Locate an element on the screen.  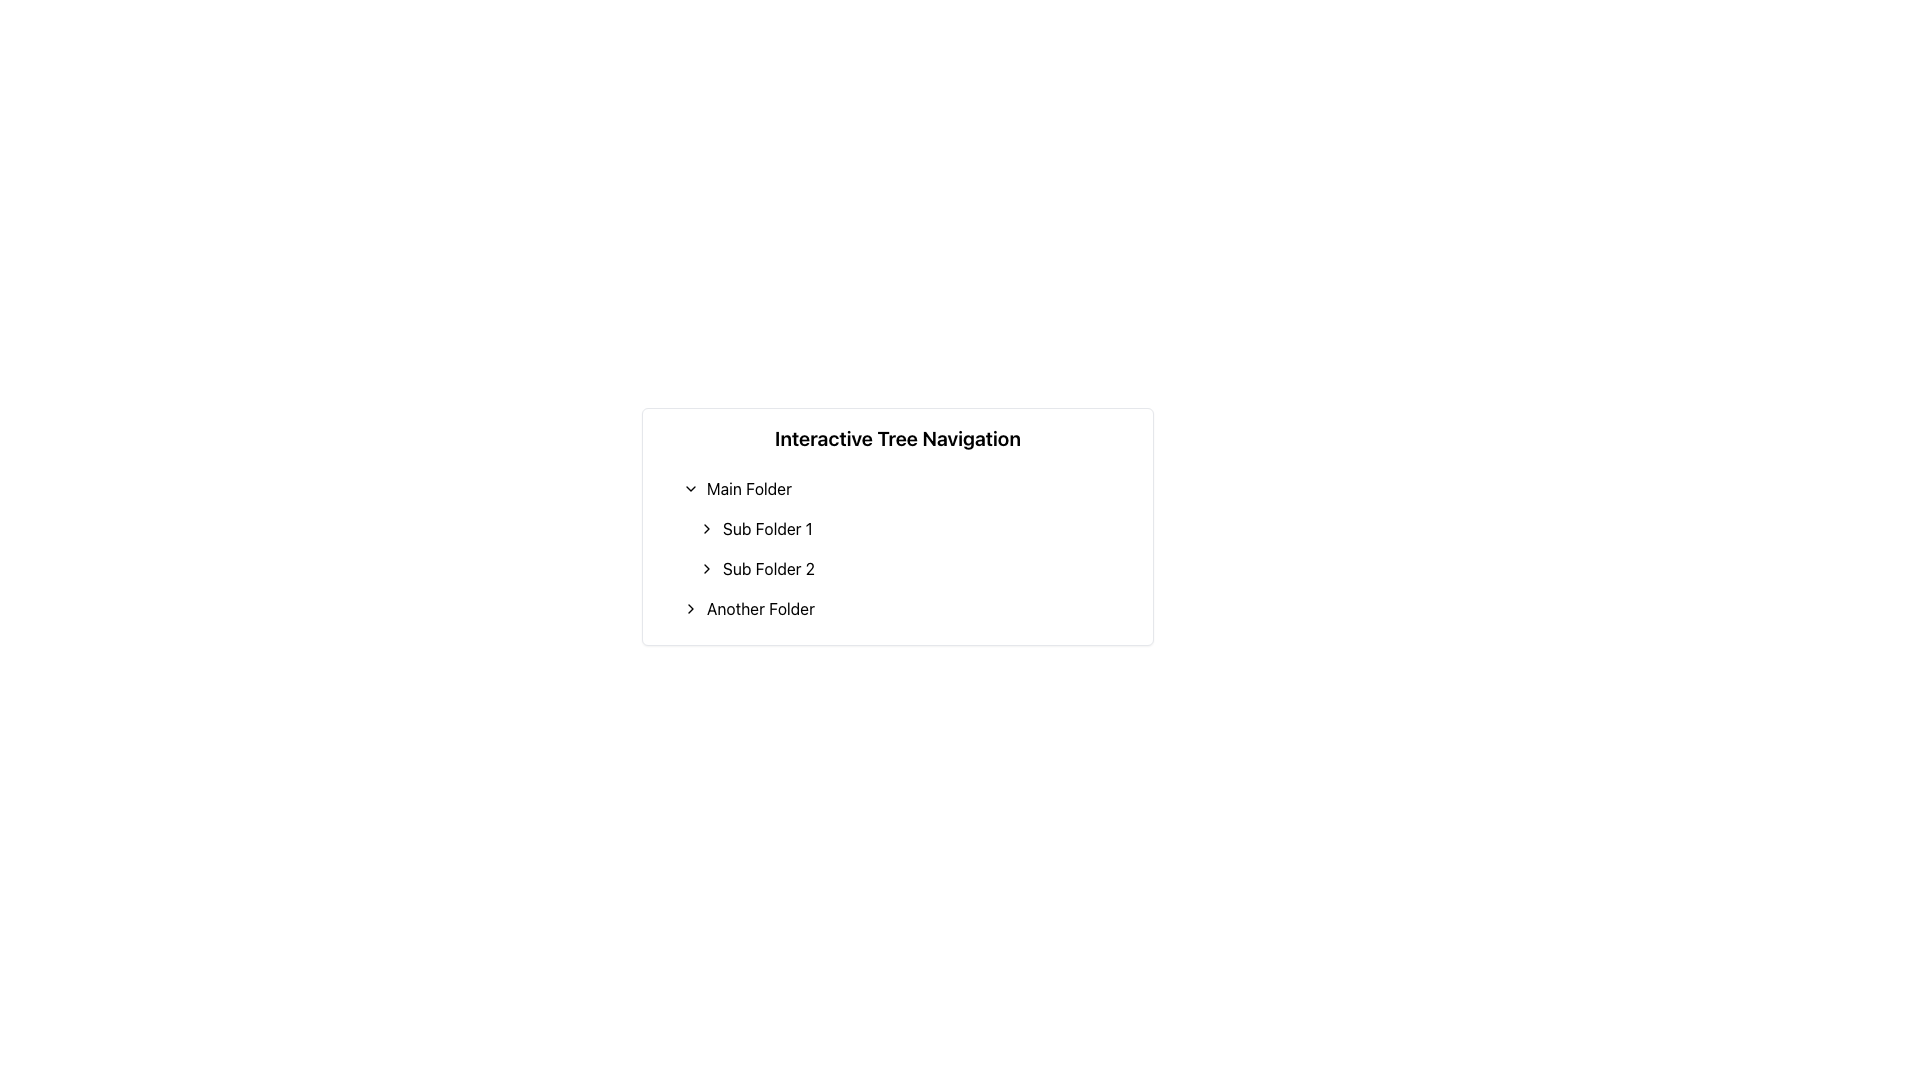
the 'Another Folder' text label in the tree navigation structure is located at coordinates (759, 608).